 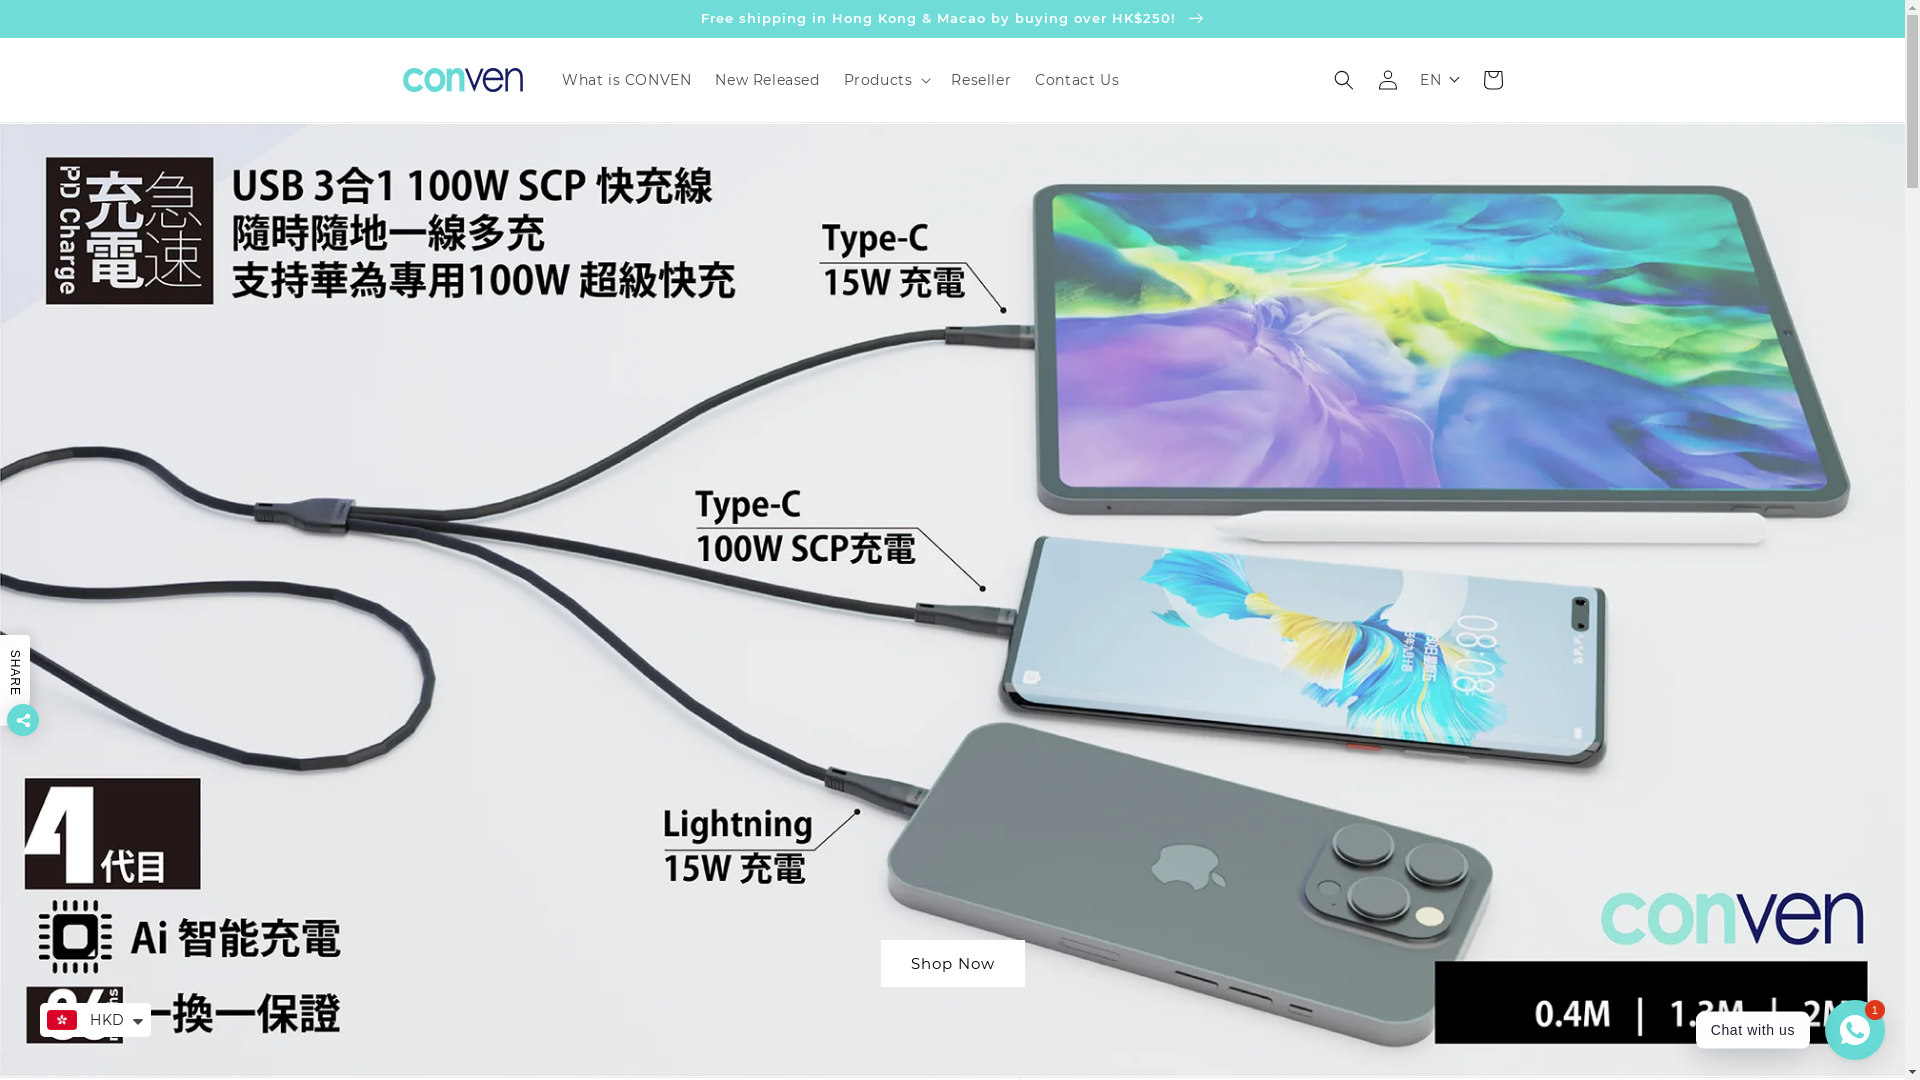 I want to click on 'Cart', so click(x=1492, y=79).